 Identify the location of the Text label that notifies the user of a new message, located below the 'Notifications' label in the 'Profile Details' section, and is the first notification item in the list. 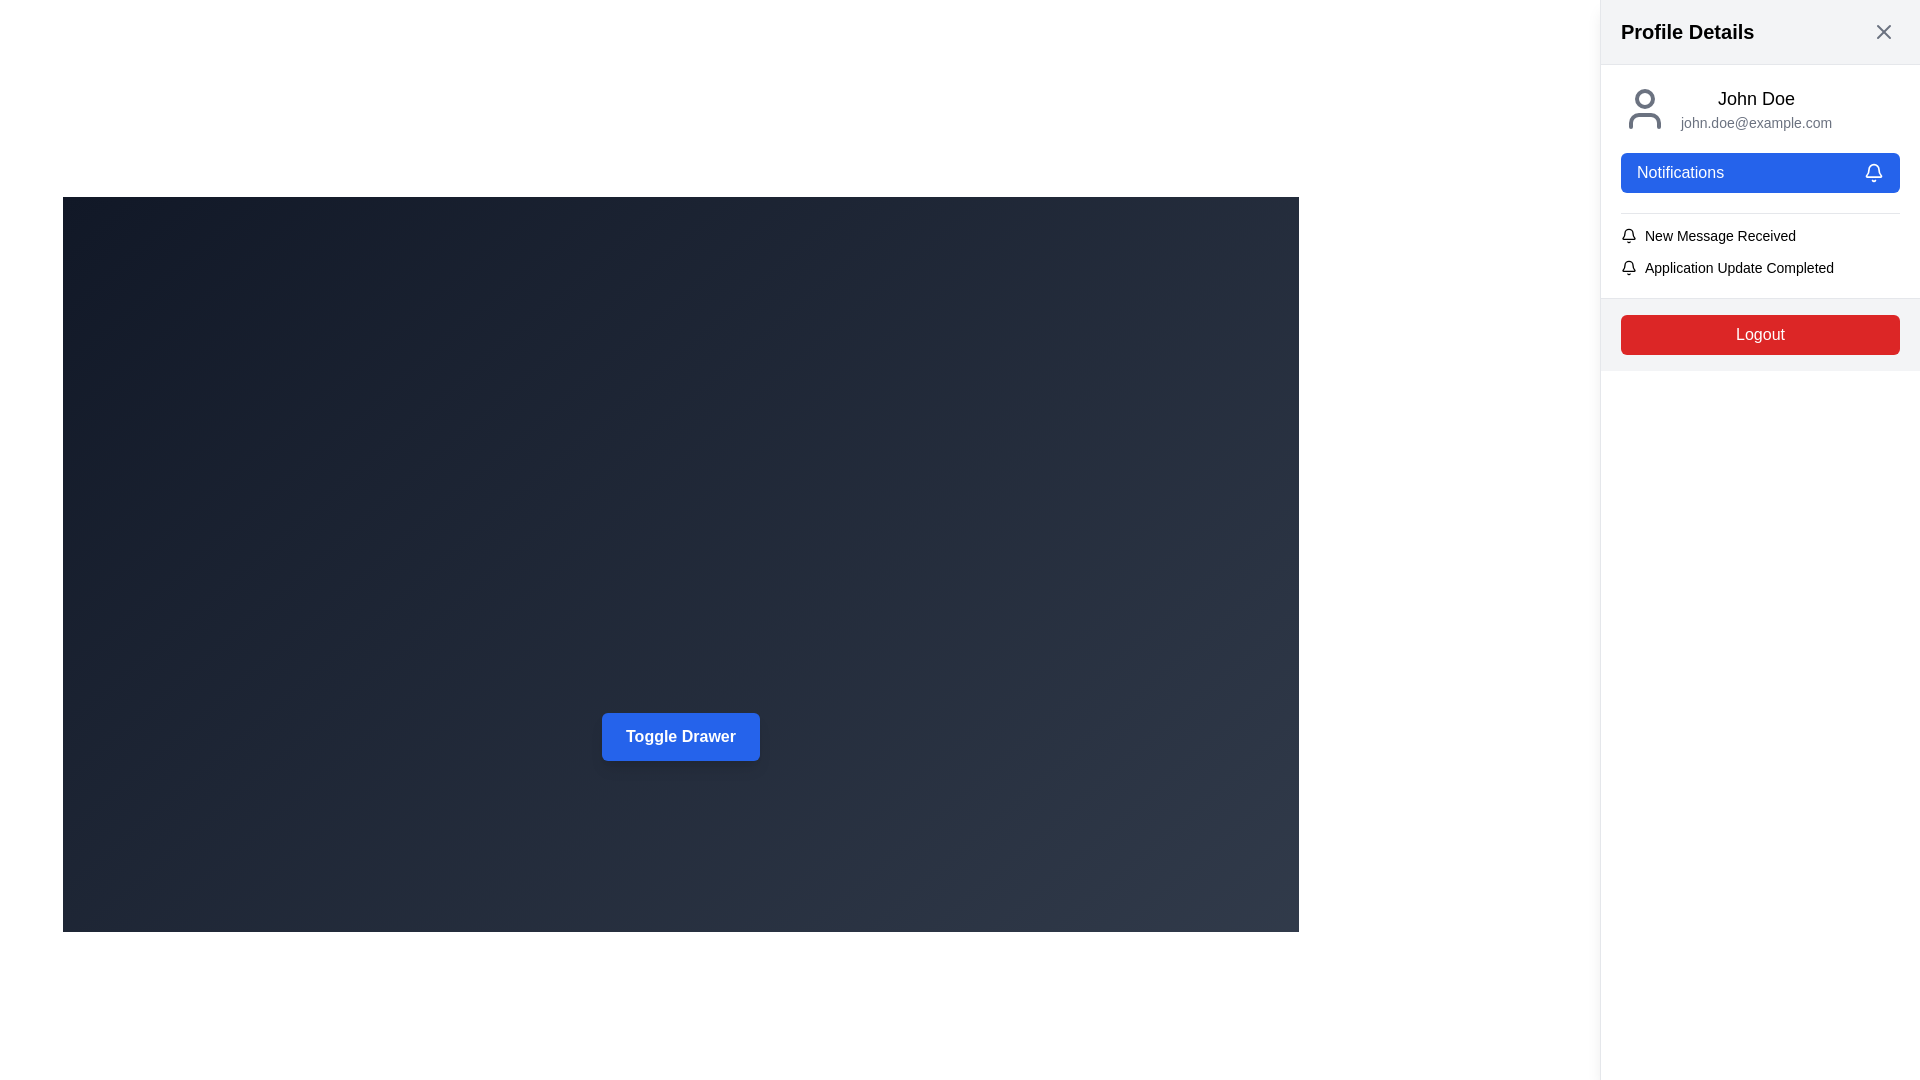
(1719, 234).